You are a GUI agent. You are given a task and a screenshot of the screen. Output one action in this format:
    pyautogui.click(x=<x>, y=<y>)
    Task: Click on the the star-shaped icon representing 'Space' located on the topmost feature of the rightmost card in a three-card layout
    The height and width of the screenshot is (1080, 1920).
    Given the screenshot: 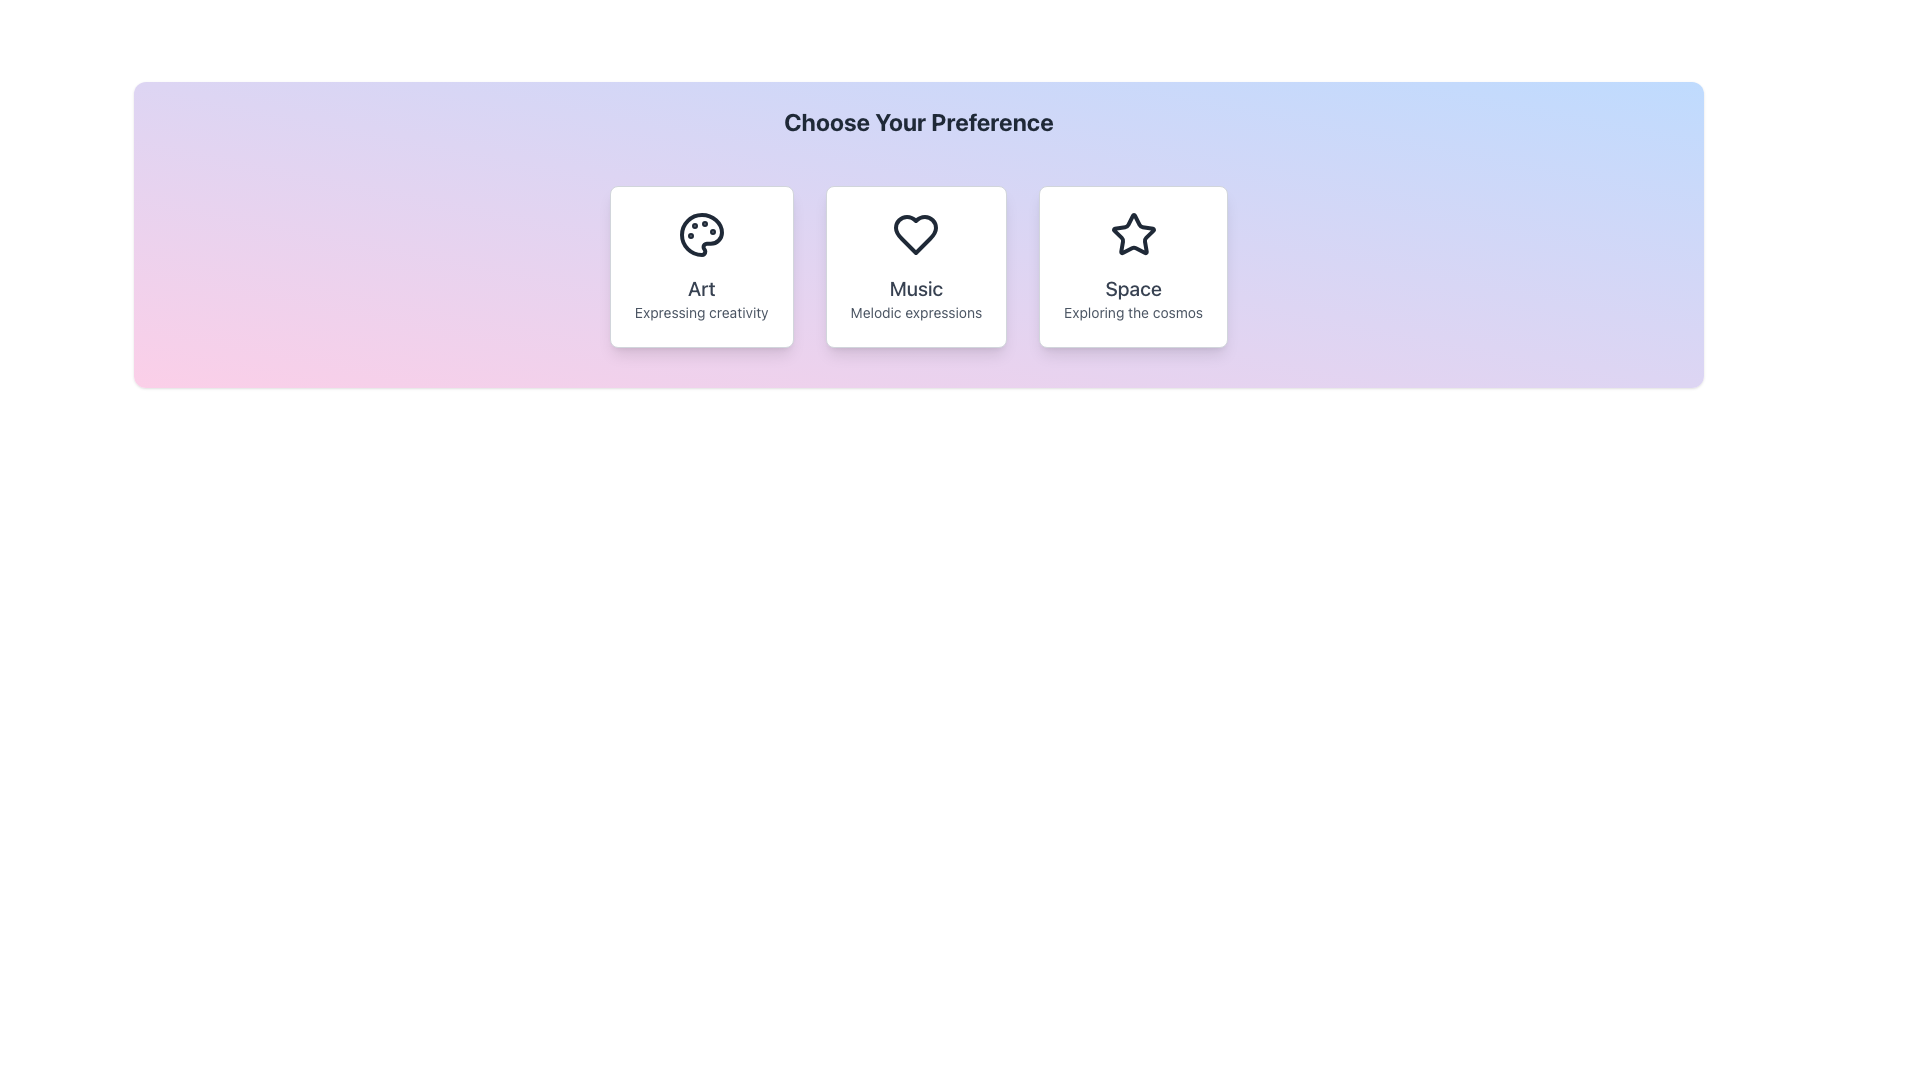 What is the action you would take?
    pyautogui.click(x=1133, y=234)
    